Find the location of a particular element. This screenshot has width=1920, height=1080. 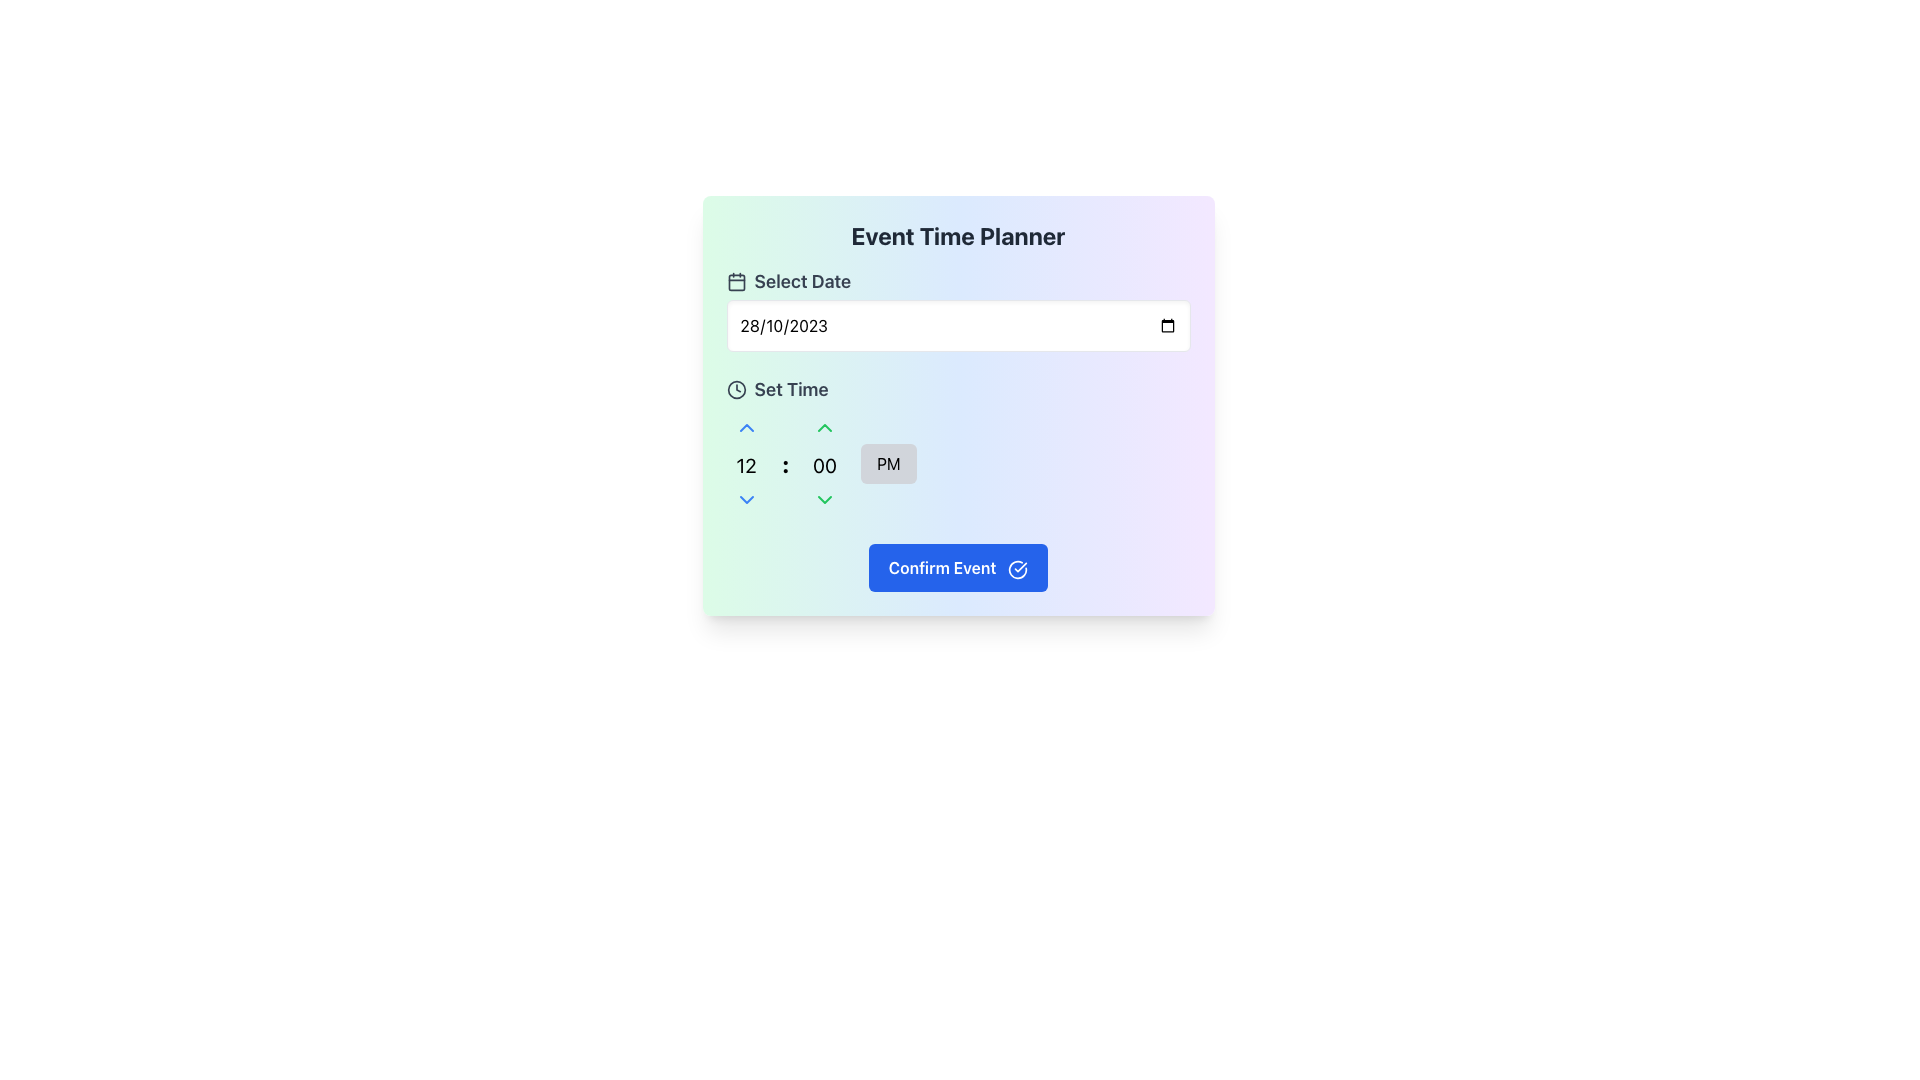

hour value displayed in the text-based display component located on the left side of the time input area, positioned directly below the upward chevron icon and above the downward chevron icon is located at coordinates (745, 463).